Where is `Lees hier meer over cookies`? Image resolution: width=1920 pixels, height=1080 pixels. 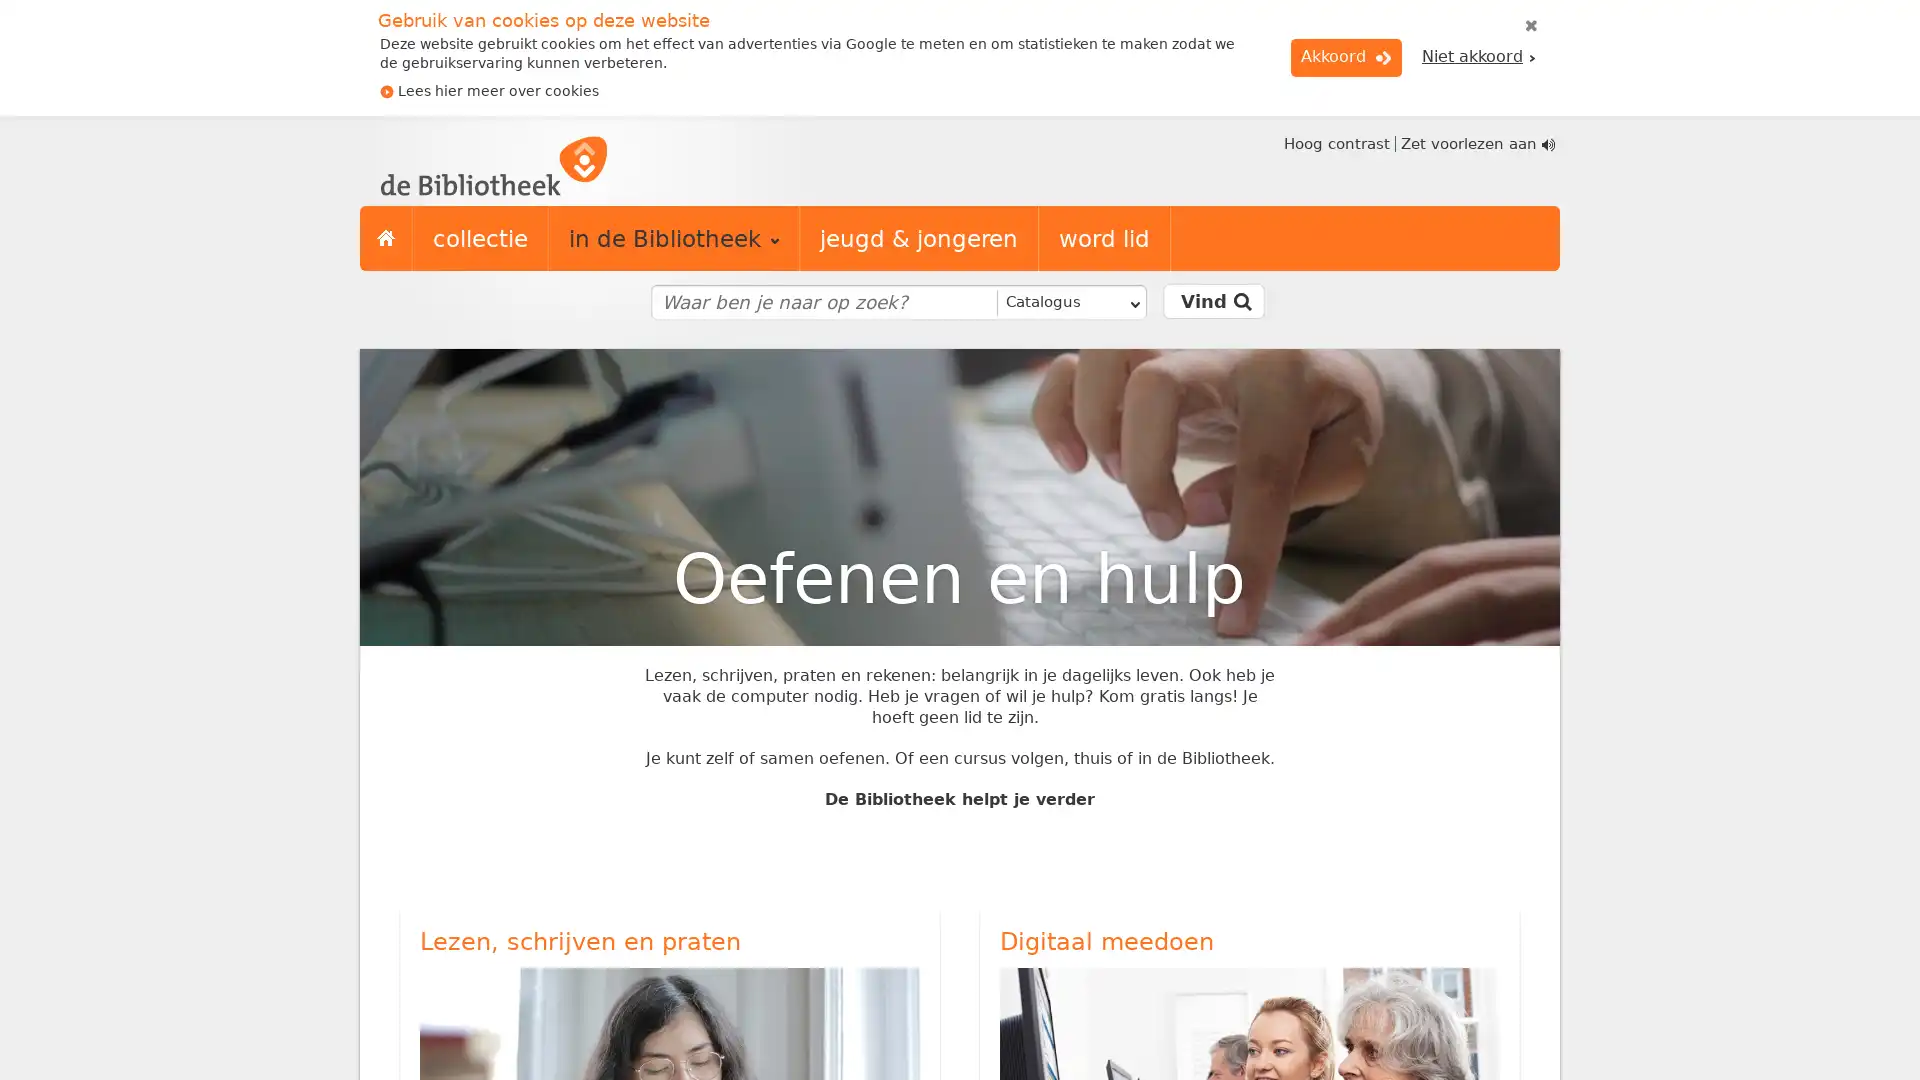 Lees hier meer over cookies is located at coordinates (489, 91).